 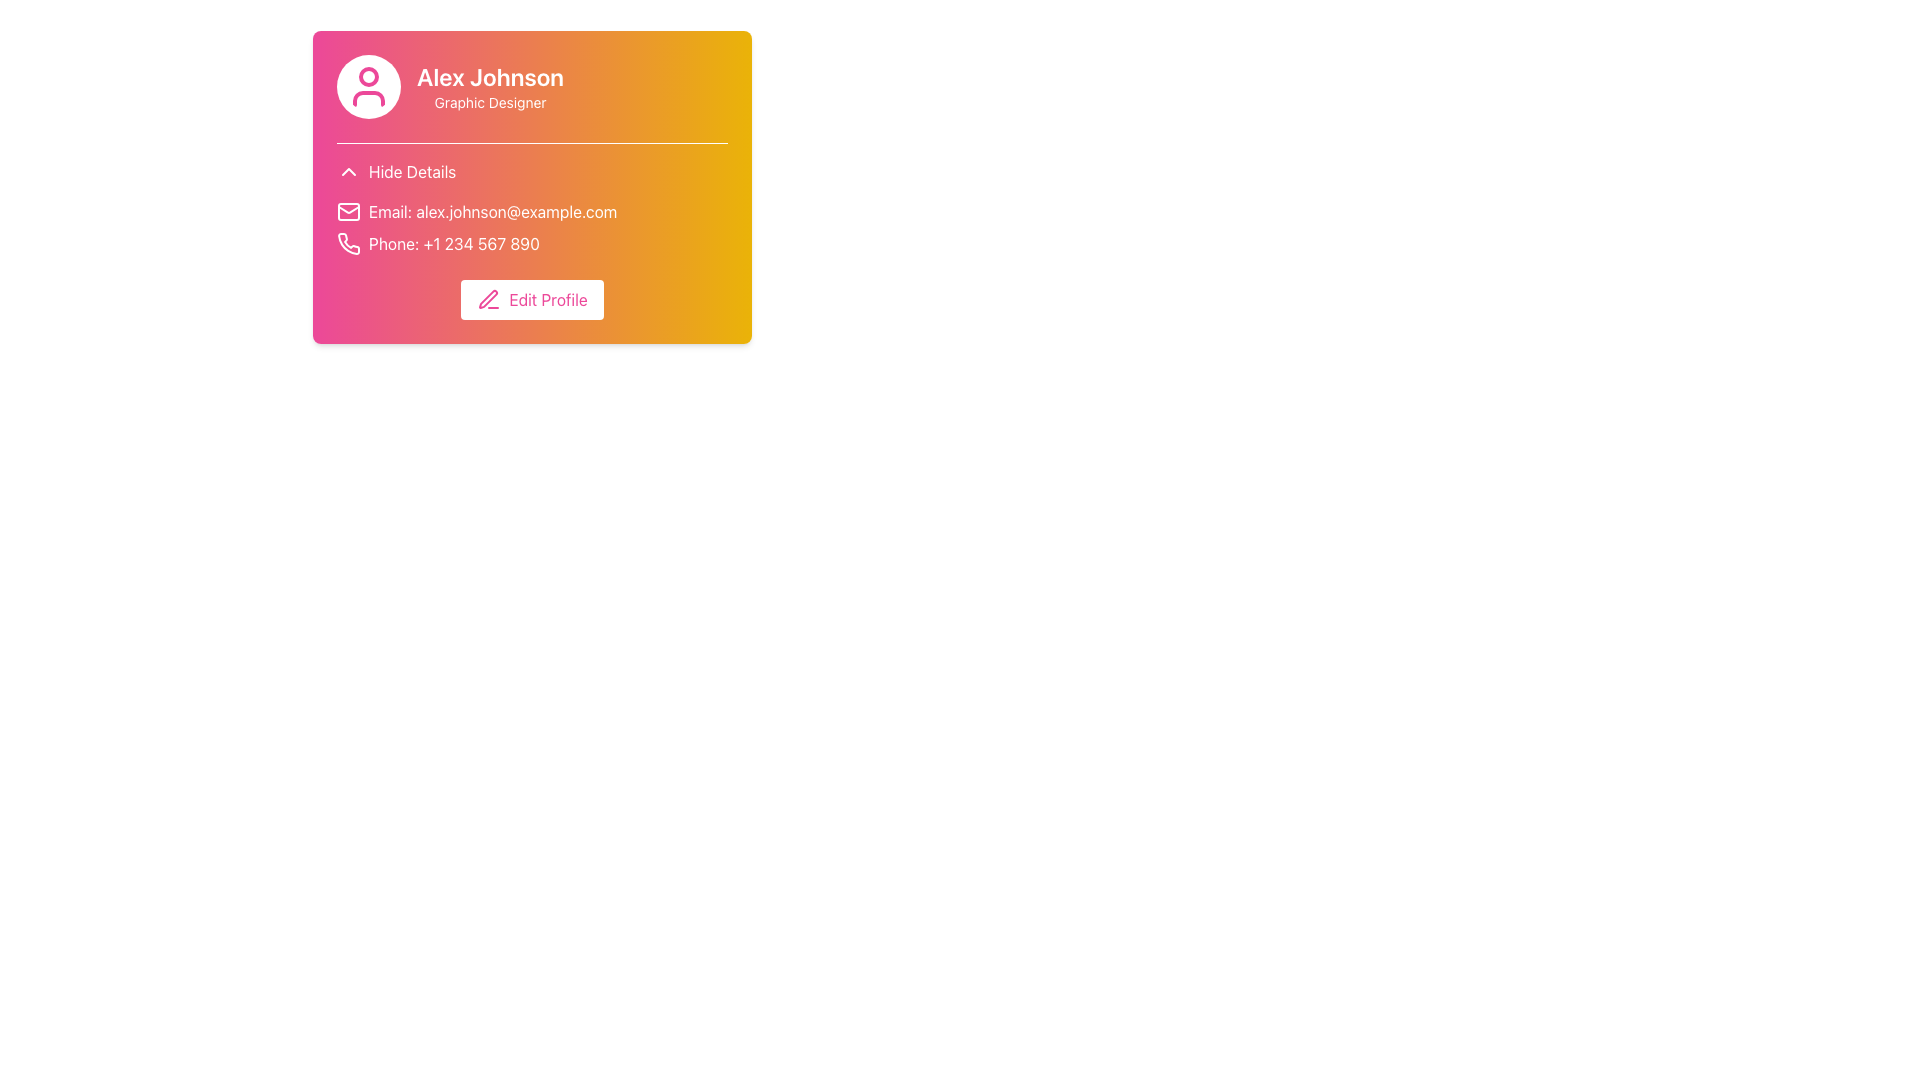 I want to click on the user profile icon, which features a circular structure with a pink figure outline and is located to the left of the text 'Alex Johnson', so click(x=369, y=86).